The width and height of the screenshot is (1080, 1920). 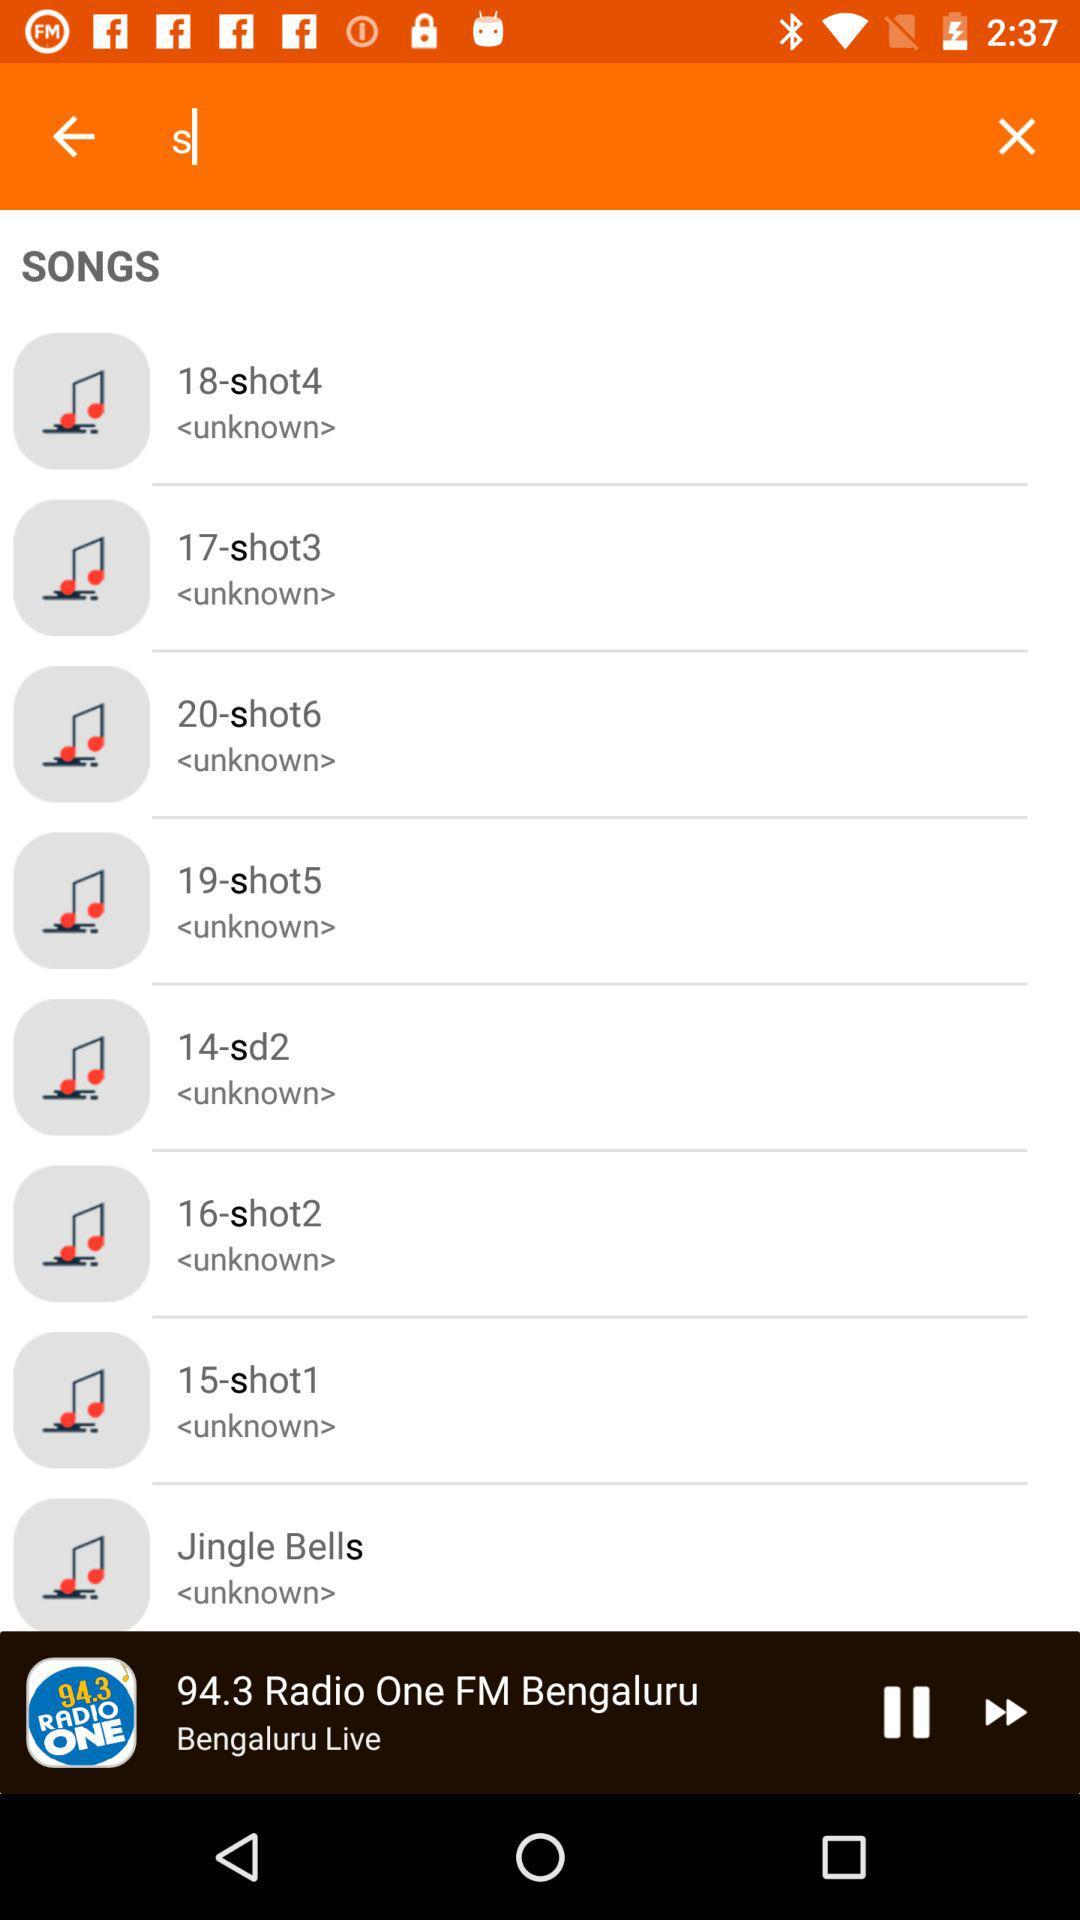 I want to click on x symbol, so click(x=1017, y=135).